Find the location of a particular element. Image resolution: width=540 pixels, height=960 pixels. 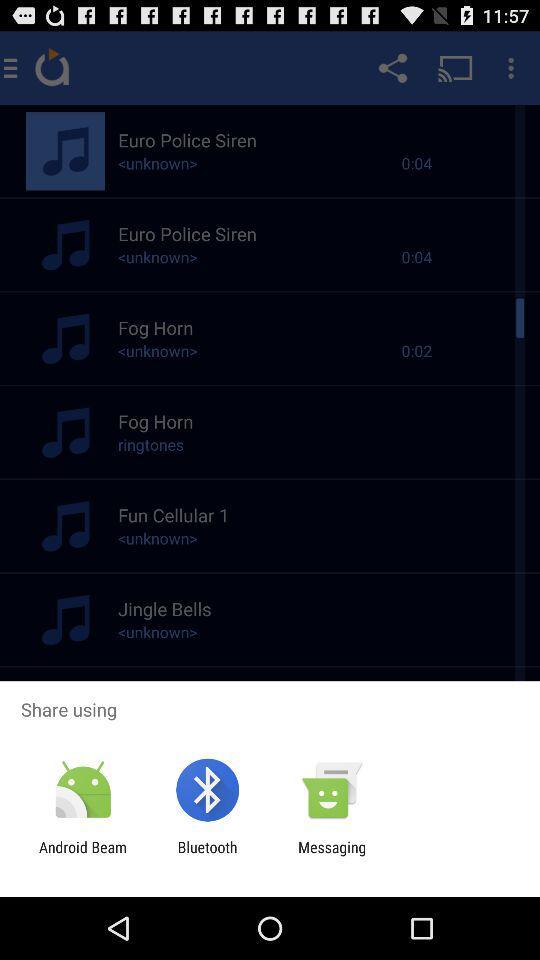

item next to android beam is located at coordinates (206, 855).